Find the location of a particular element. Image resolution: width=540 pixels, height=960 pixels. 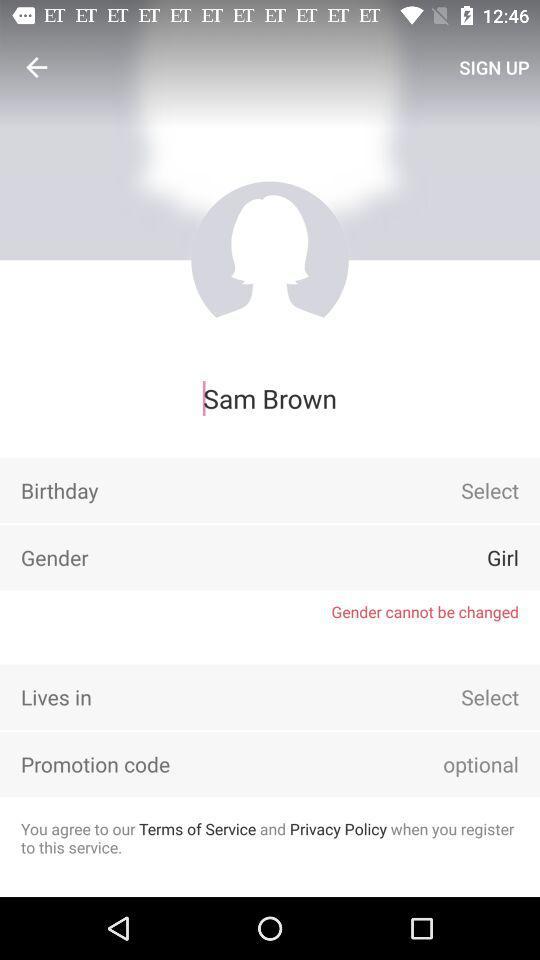

icon above sam brown is located at coordinates (36, 67).